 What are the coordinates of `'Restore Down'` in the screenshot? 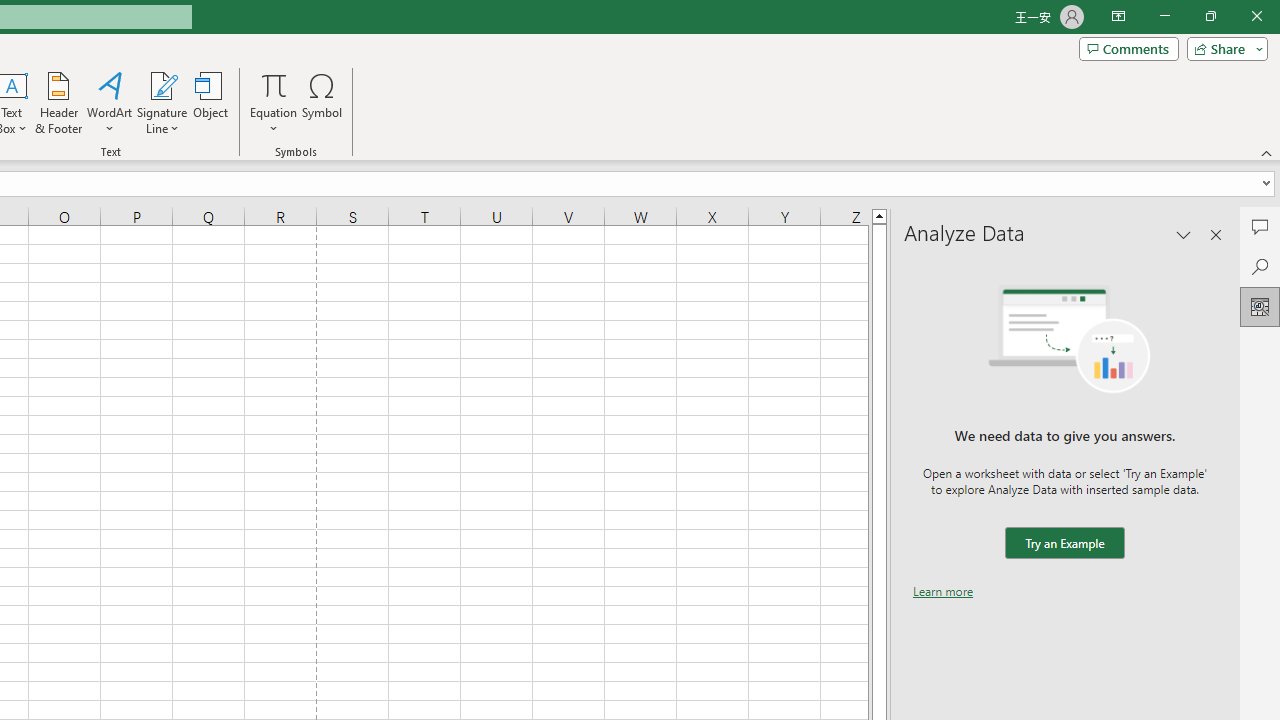 It's located at (1209, 16).